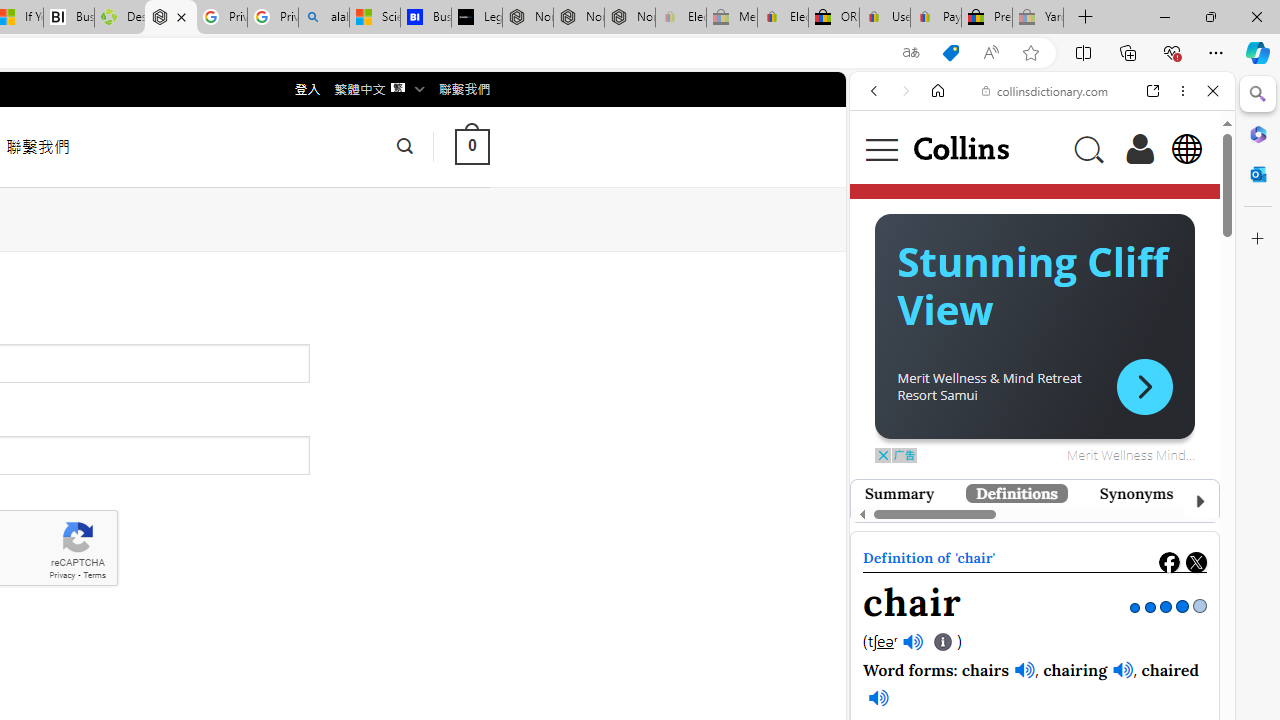 This screenshot has height=720, width=1280. Describe the element at coordinates (943, 642) in the screenshot. I see `'IPA Pronunciation Guide'` at that location.